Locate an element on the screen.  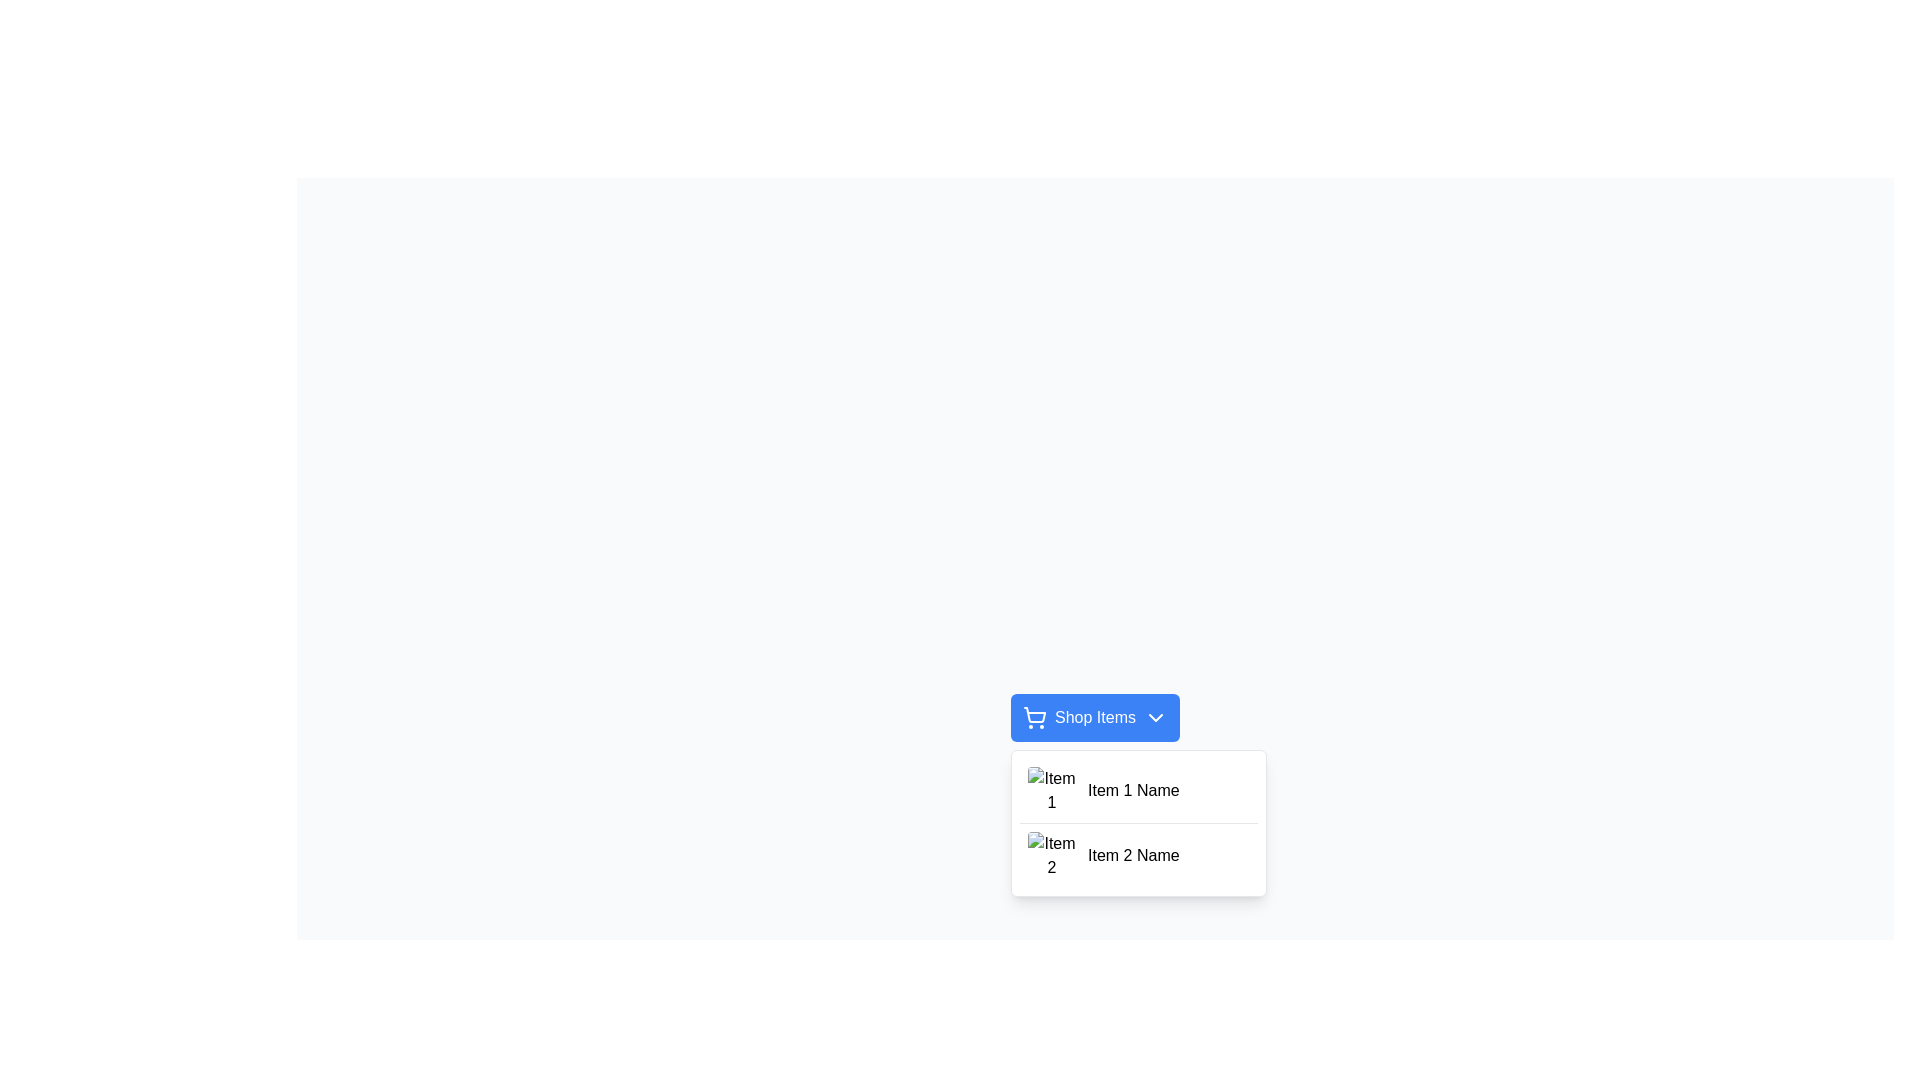
the dropdown menu located directly below the 'Shop Items' button is located at coordinates (1138, 823).